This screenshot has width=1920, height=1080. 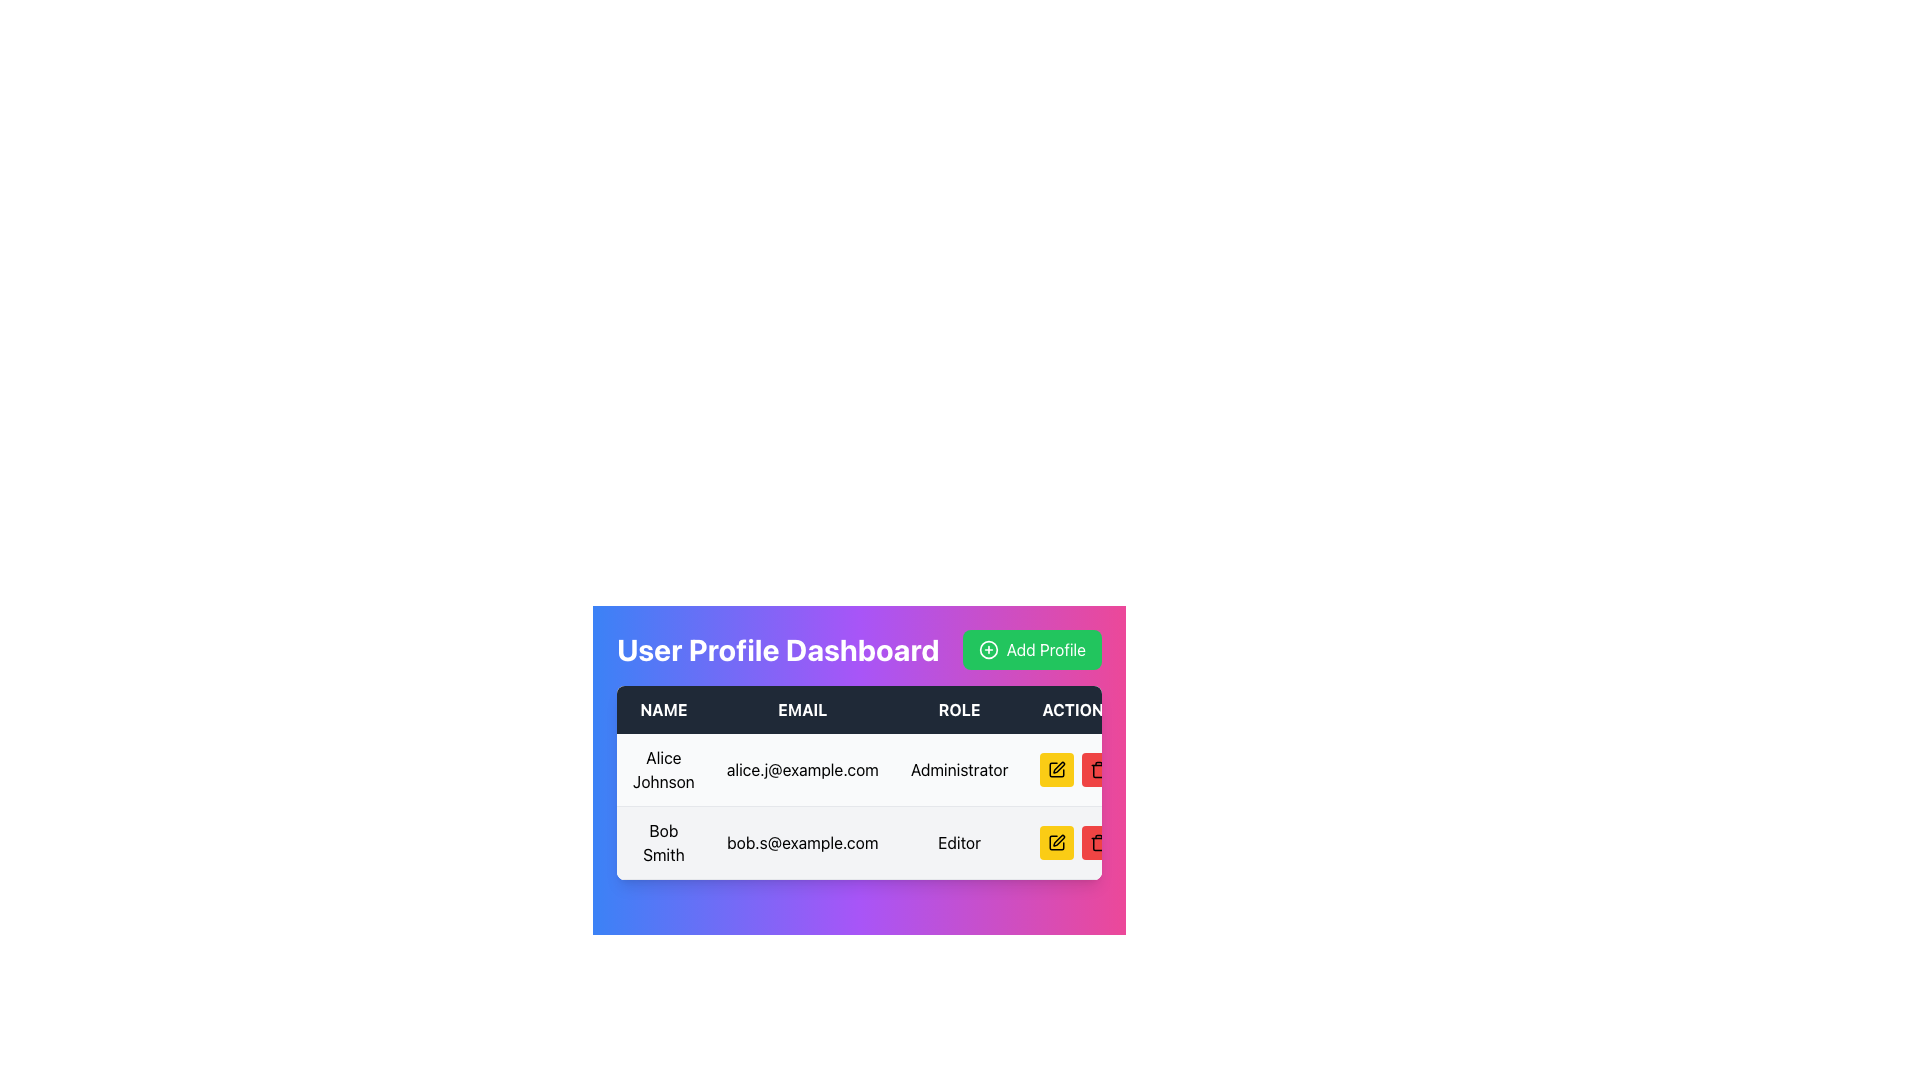 I want to click on the second row of the user information table located below the 'USER PROFILE DASHBOARD' section, so click(x=874, y=805).